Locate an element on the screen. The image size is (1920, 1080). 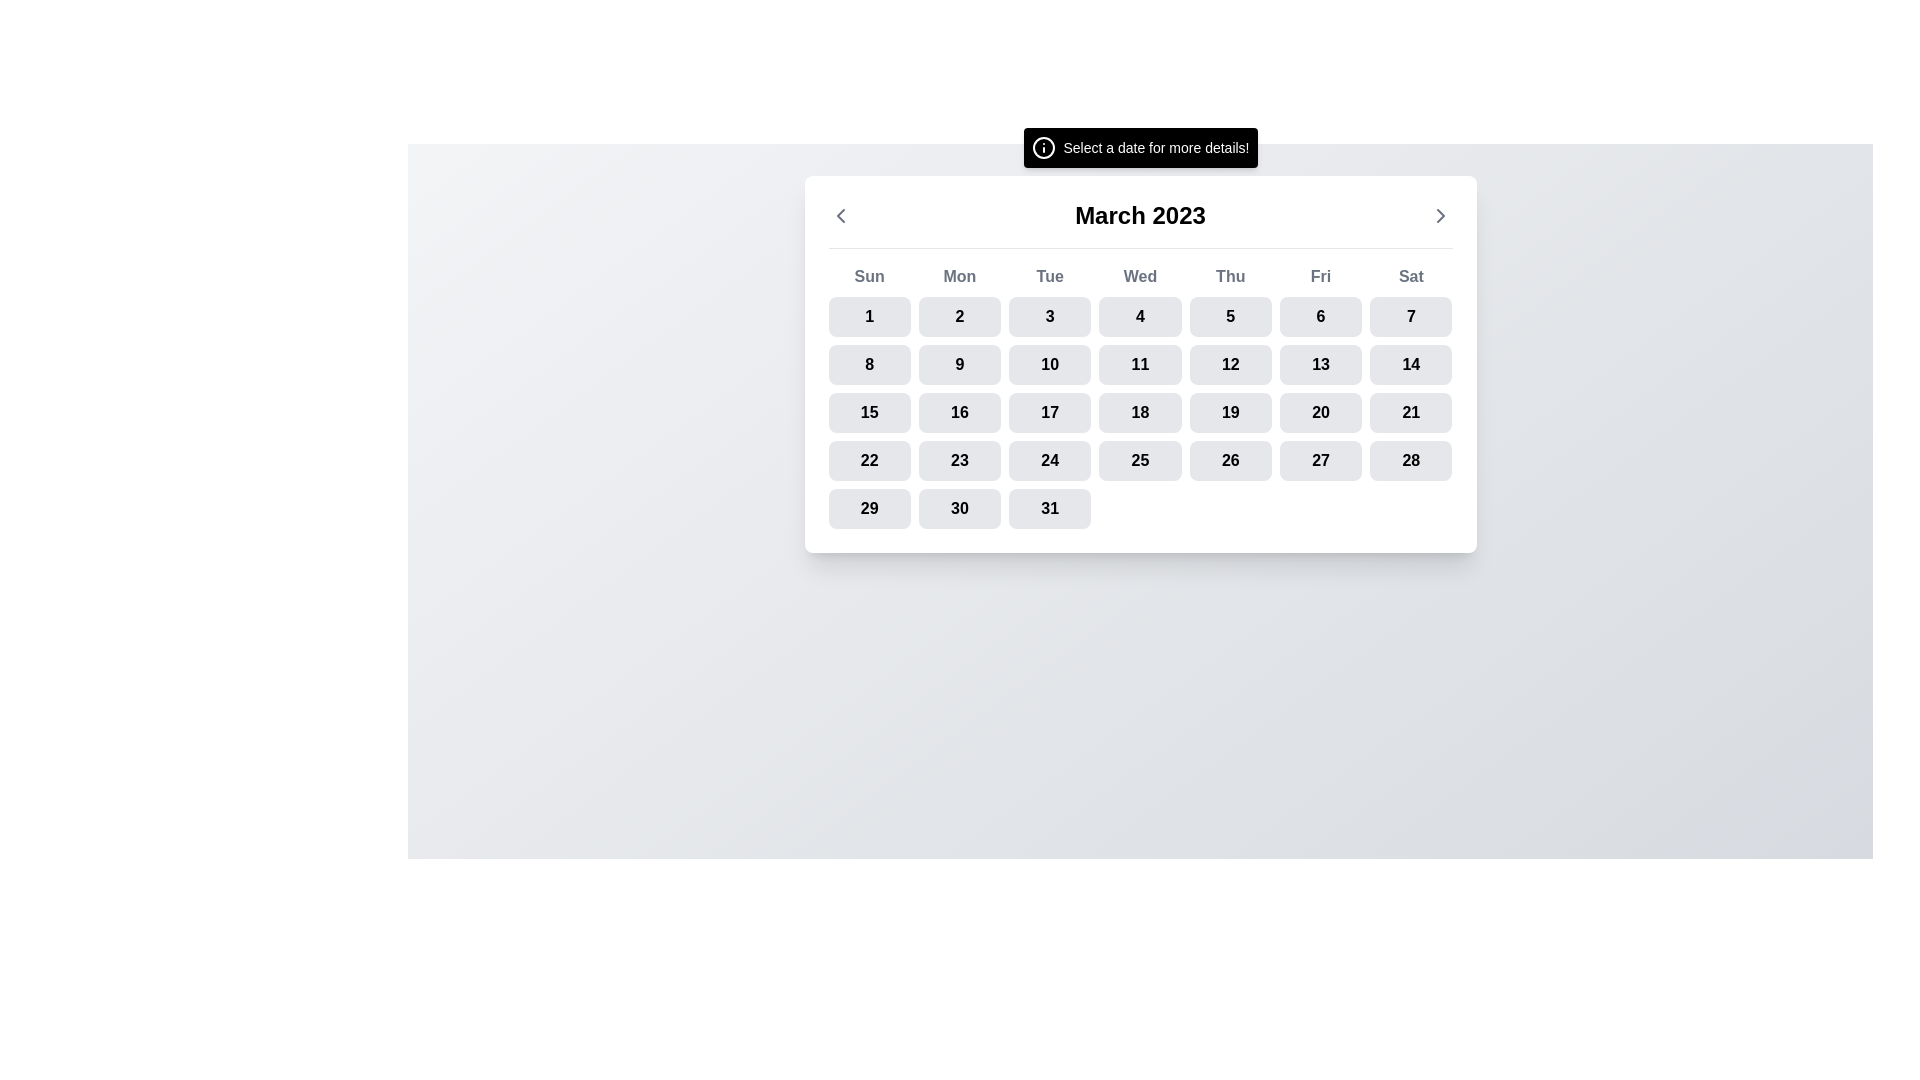
the calendar date representation for the 31st, which is a rounded rectangular button with a light gray background and bold black text is located at coordinates (1049, 508).